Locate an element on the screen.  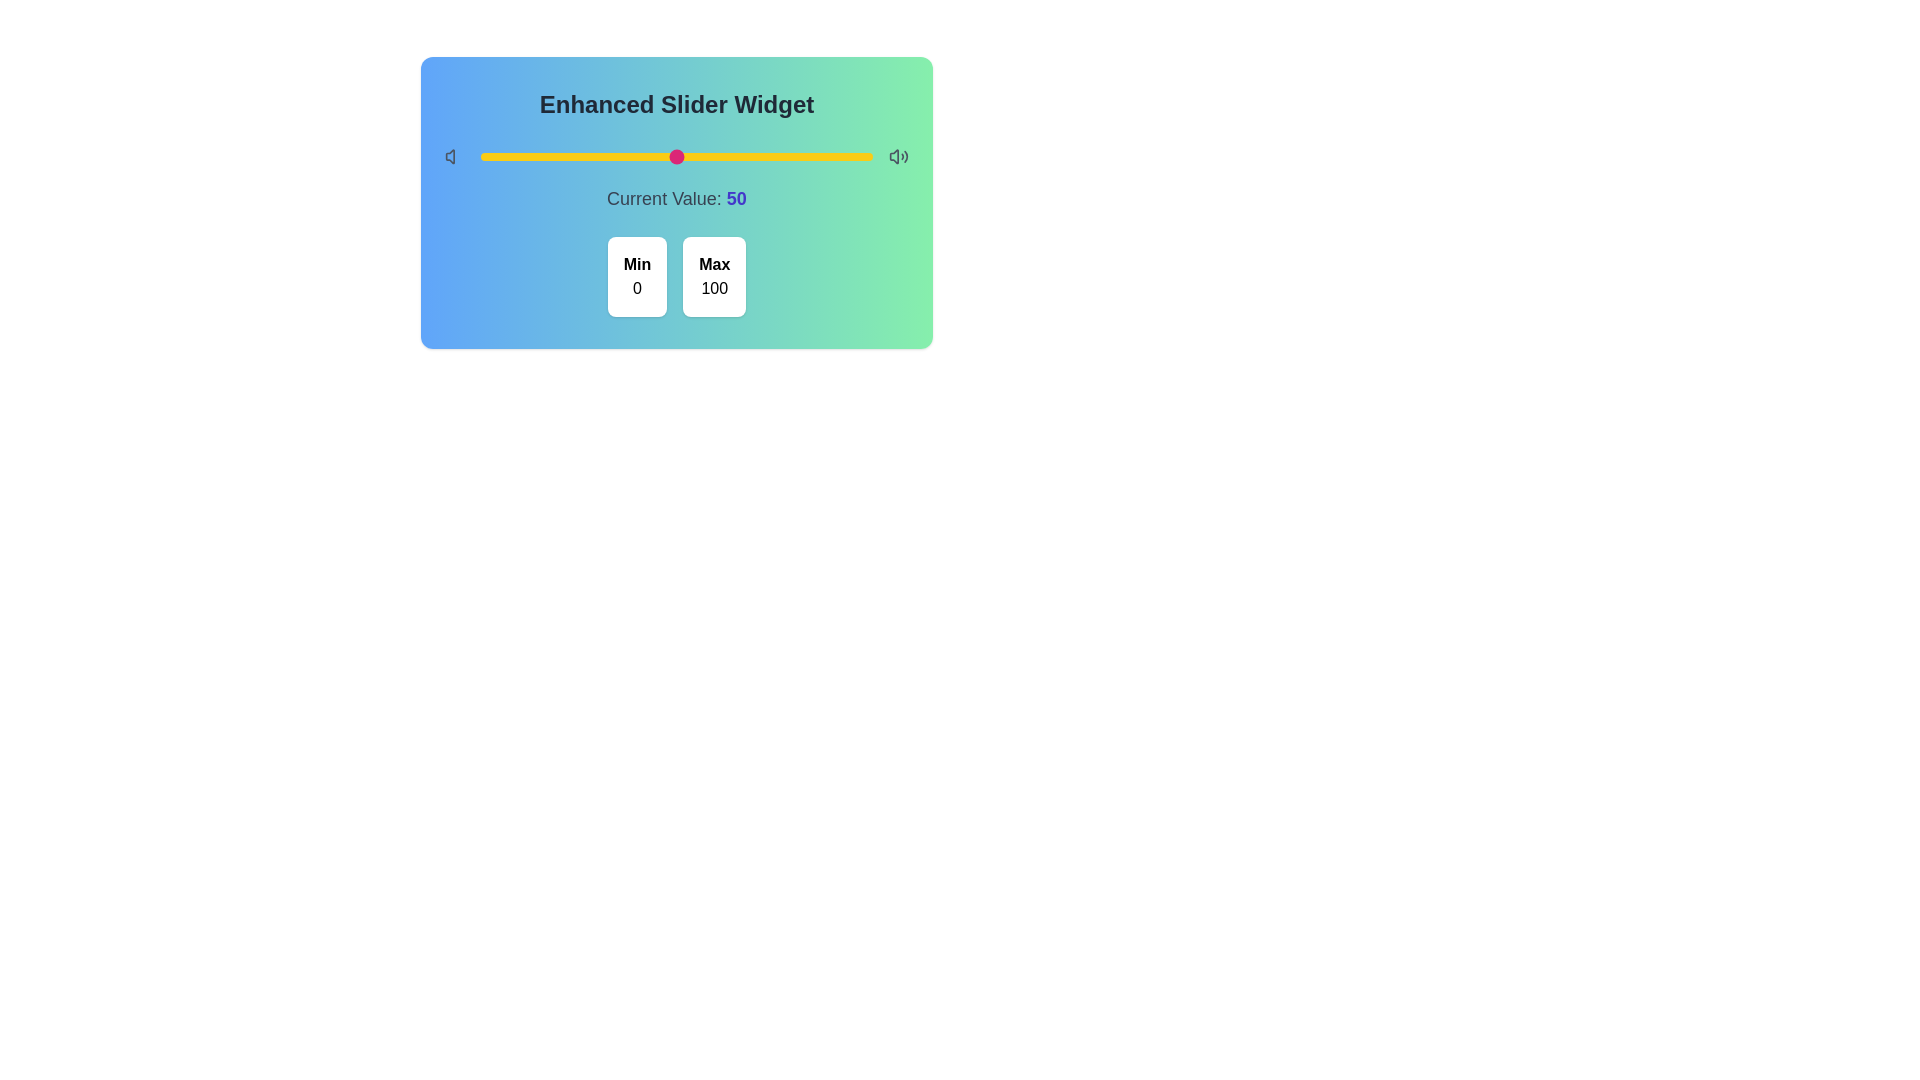
the slider to set its value to 9 is located at coordinates (516, 156).